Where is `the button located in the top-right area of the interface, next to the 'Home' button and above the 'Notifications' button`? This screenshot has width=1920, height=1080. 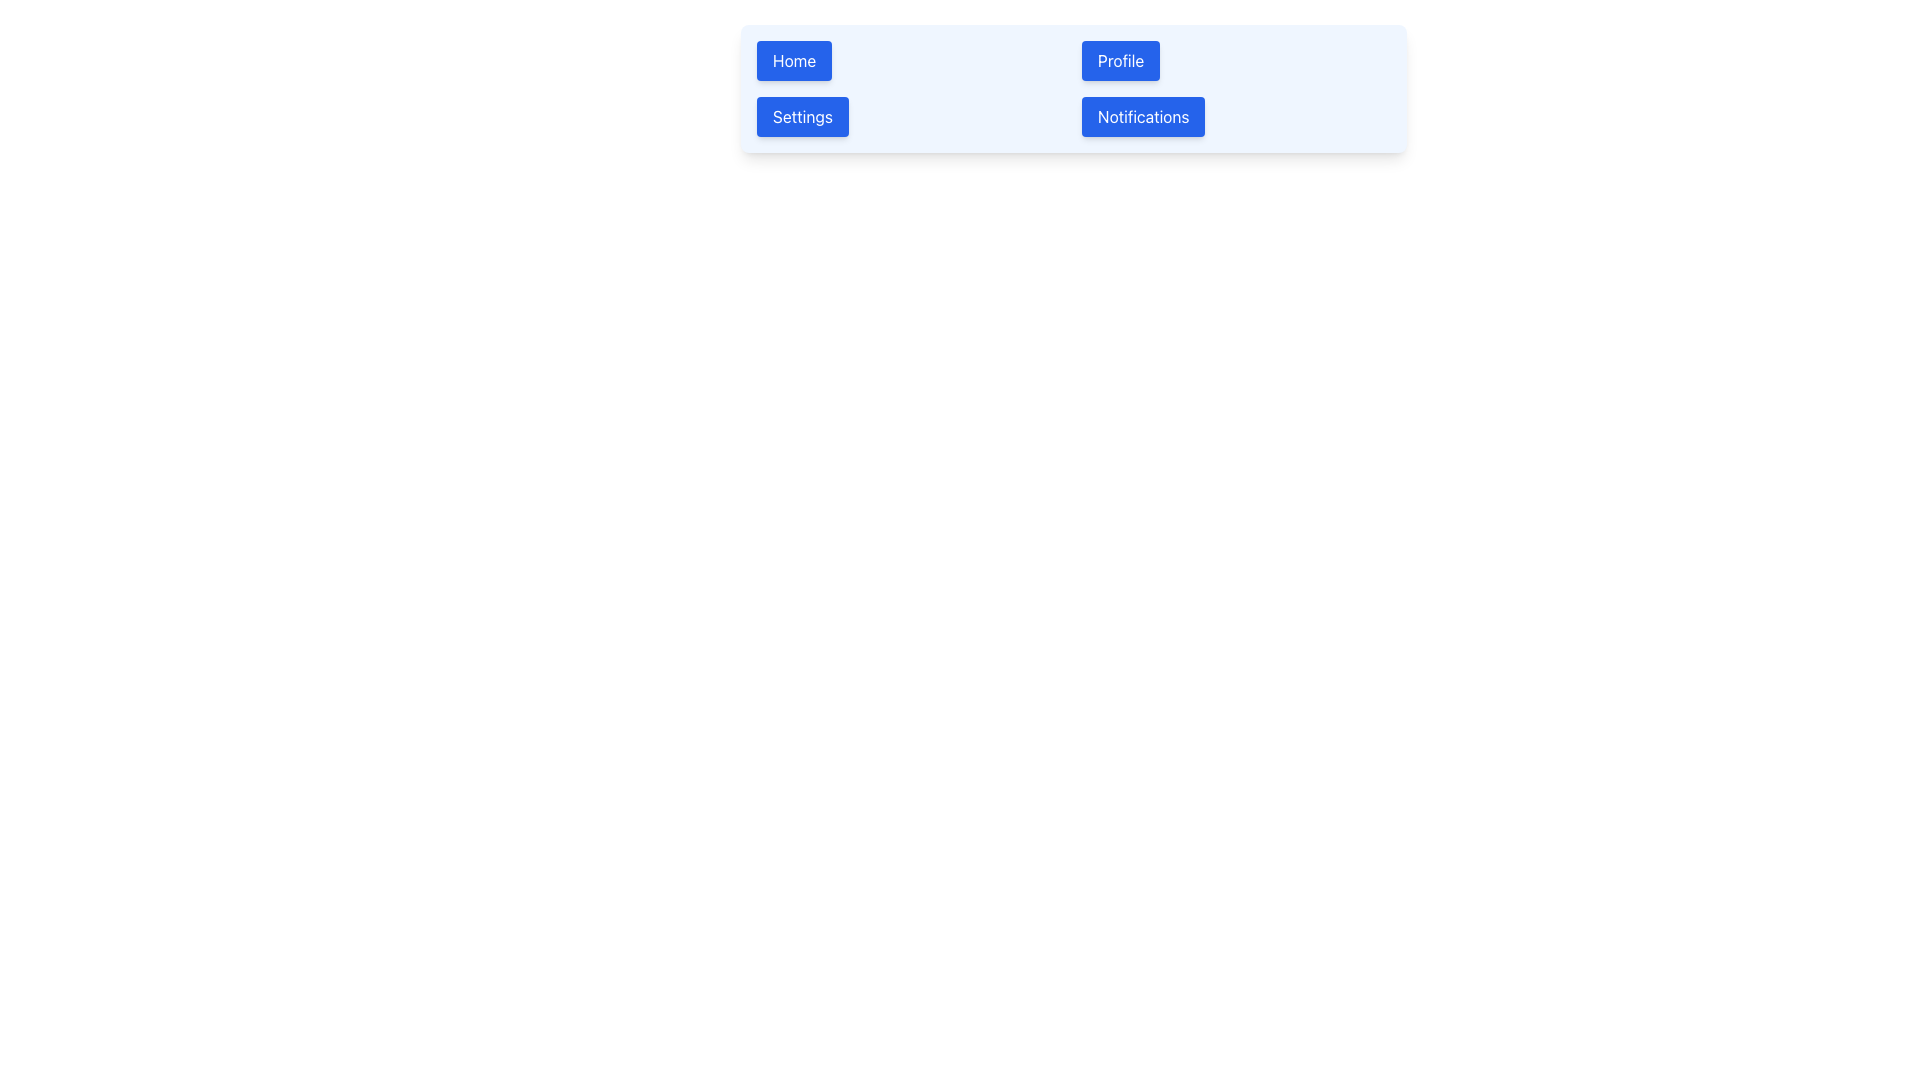
the button located in the top-right area of the interface, next to the 'Home' button and above the 'Notifications' button is located at coordinates (1121, 60).